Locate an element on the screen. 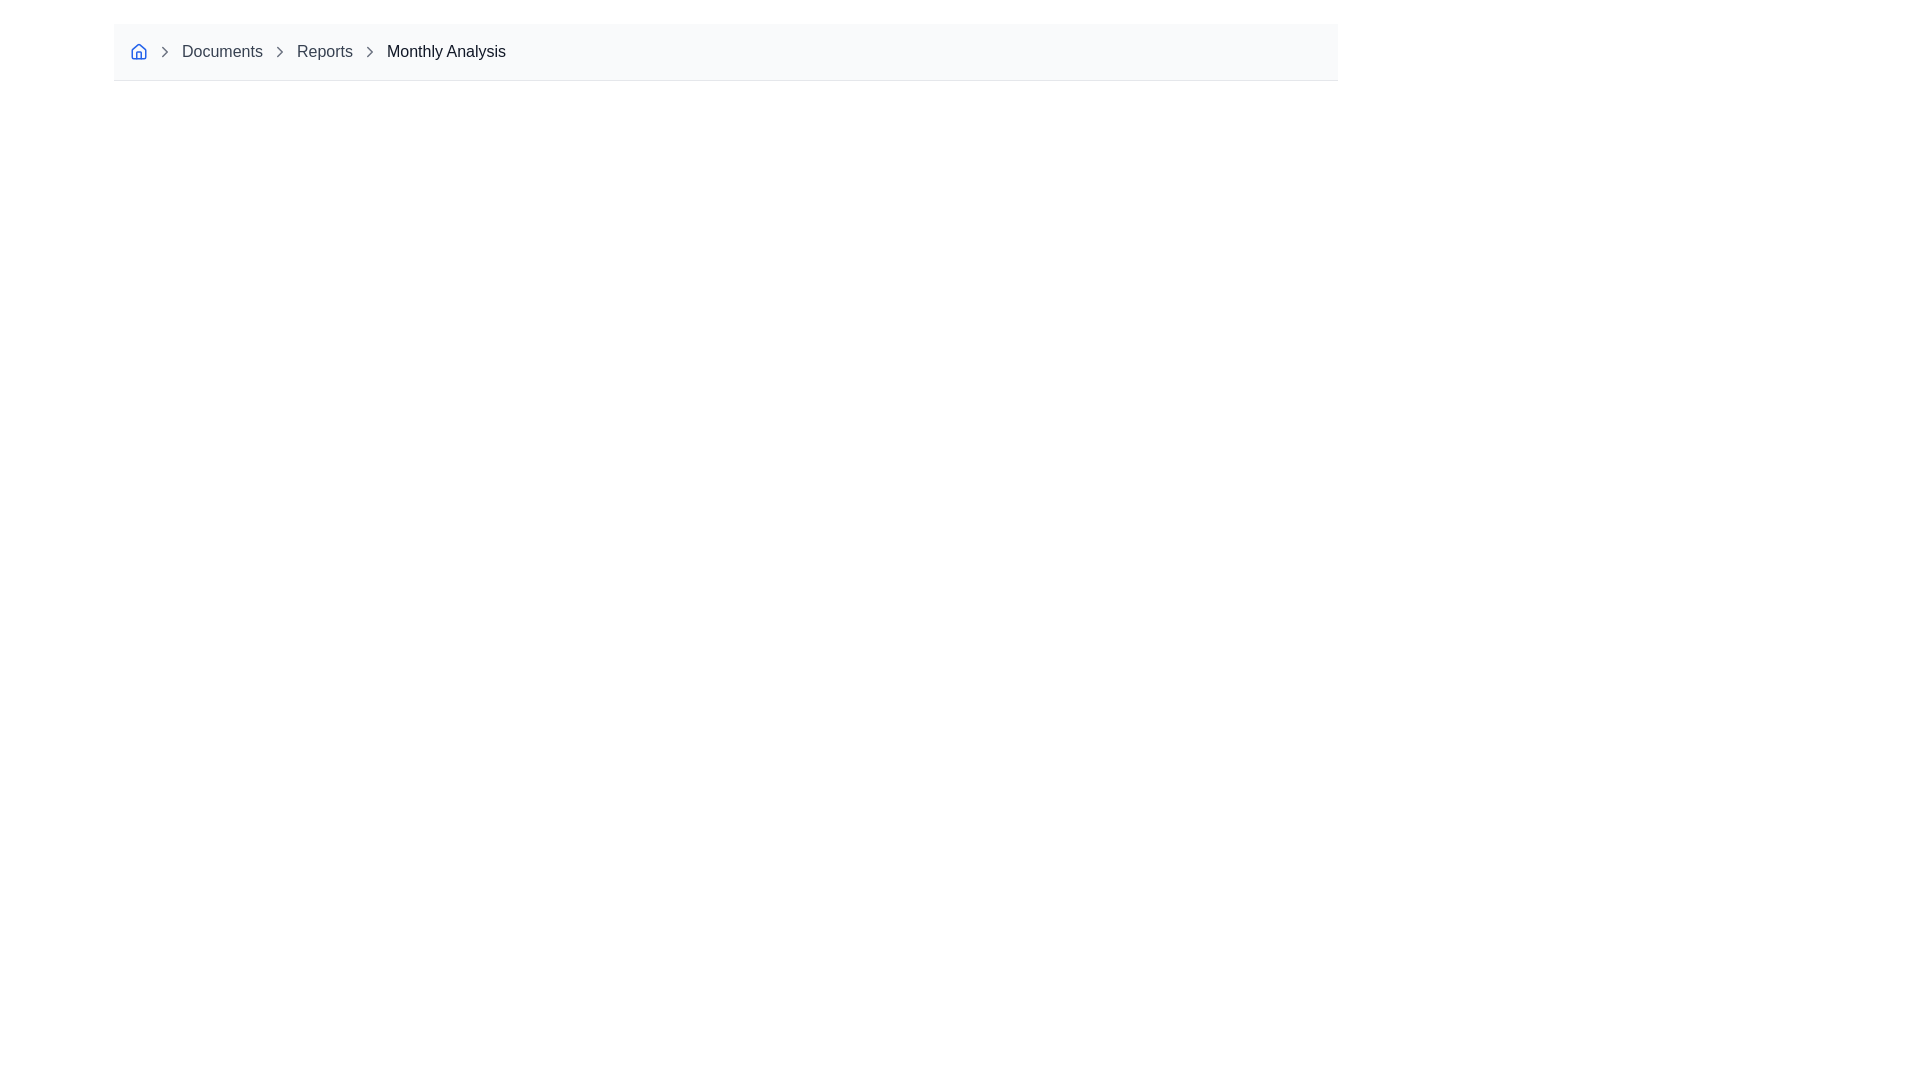 The image size is (1920, 1080). the 'Monthly Analysis' label in the breadcrumb navigation structure, which appears after 'Reports' and is separated by a rightward arrow icon is located at coordinates (445, 50).